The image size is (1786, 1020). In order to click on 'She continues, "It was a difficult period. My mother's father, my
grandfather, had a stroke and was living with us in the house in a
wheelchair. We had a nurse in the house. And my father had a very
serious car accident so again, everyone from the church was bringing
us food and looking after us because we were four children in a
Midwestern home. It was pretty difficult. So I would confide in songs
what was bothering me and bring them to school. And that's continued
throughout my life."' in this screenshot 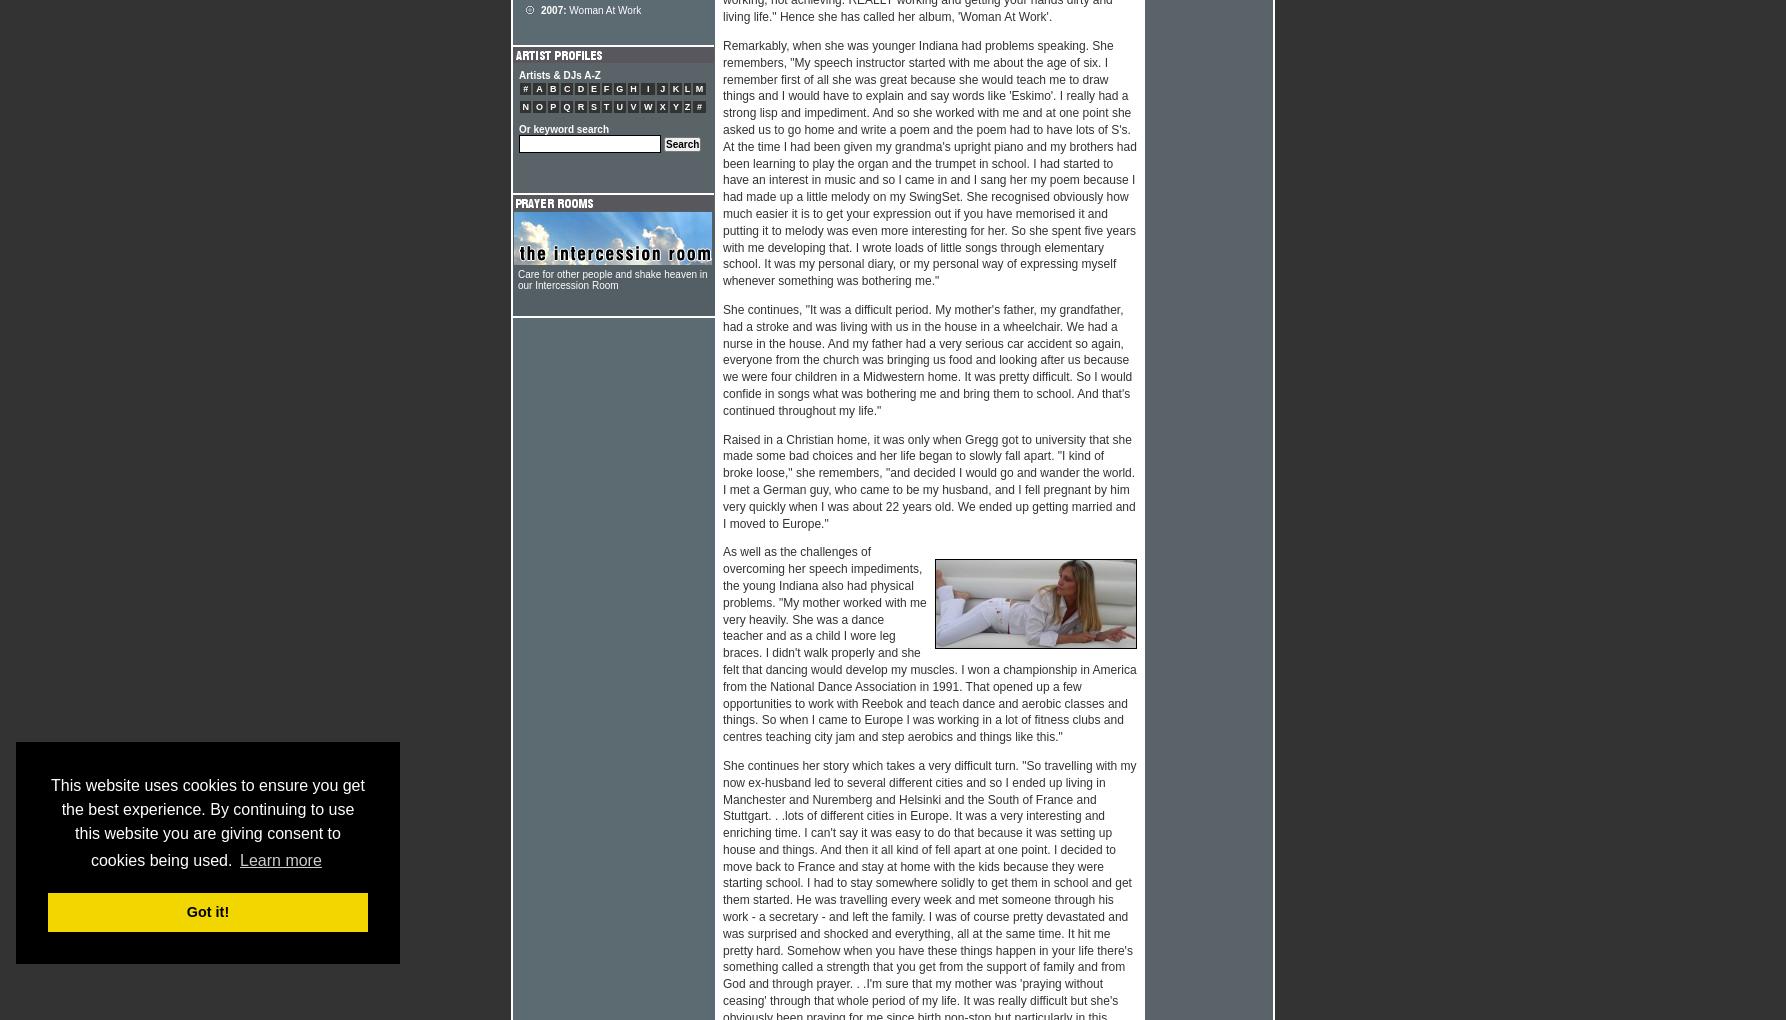, I will do `click(927, 358)`.